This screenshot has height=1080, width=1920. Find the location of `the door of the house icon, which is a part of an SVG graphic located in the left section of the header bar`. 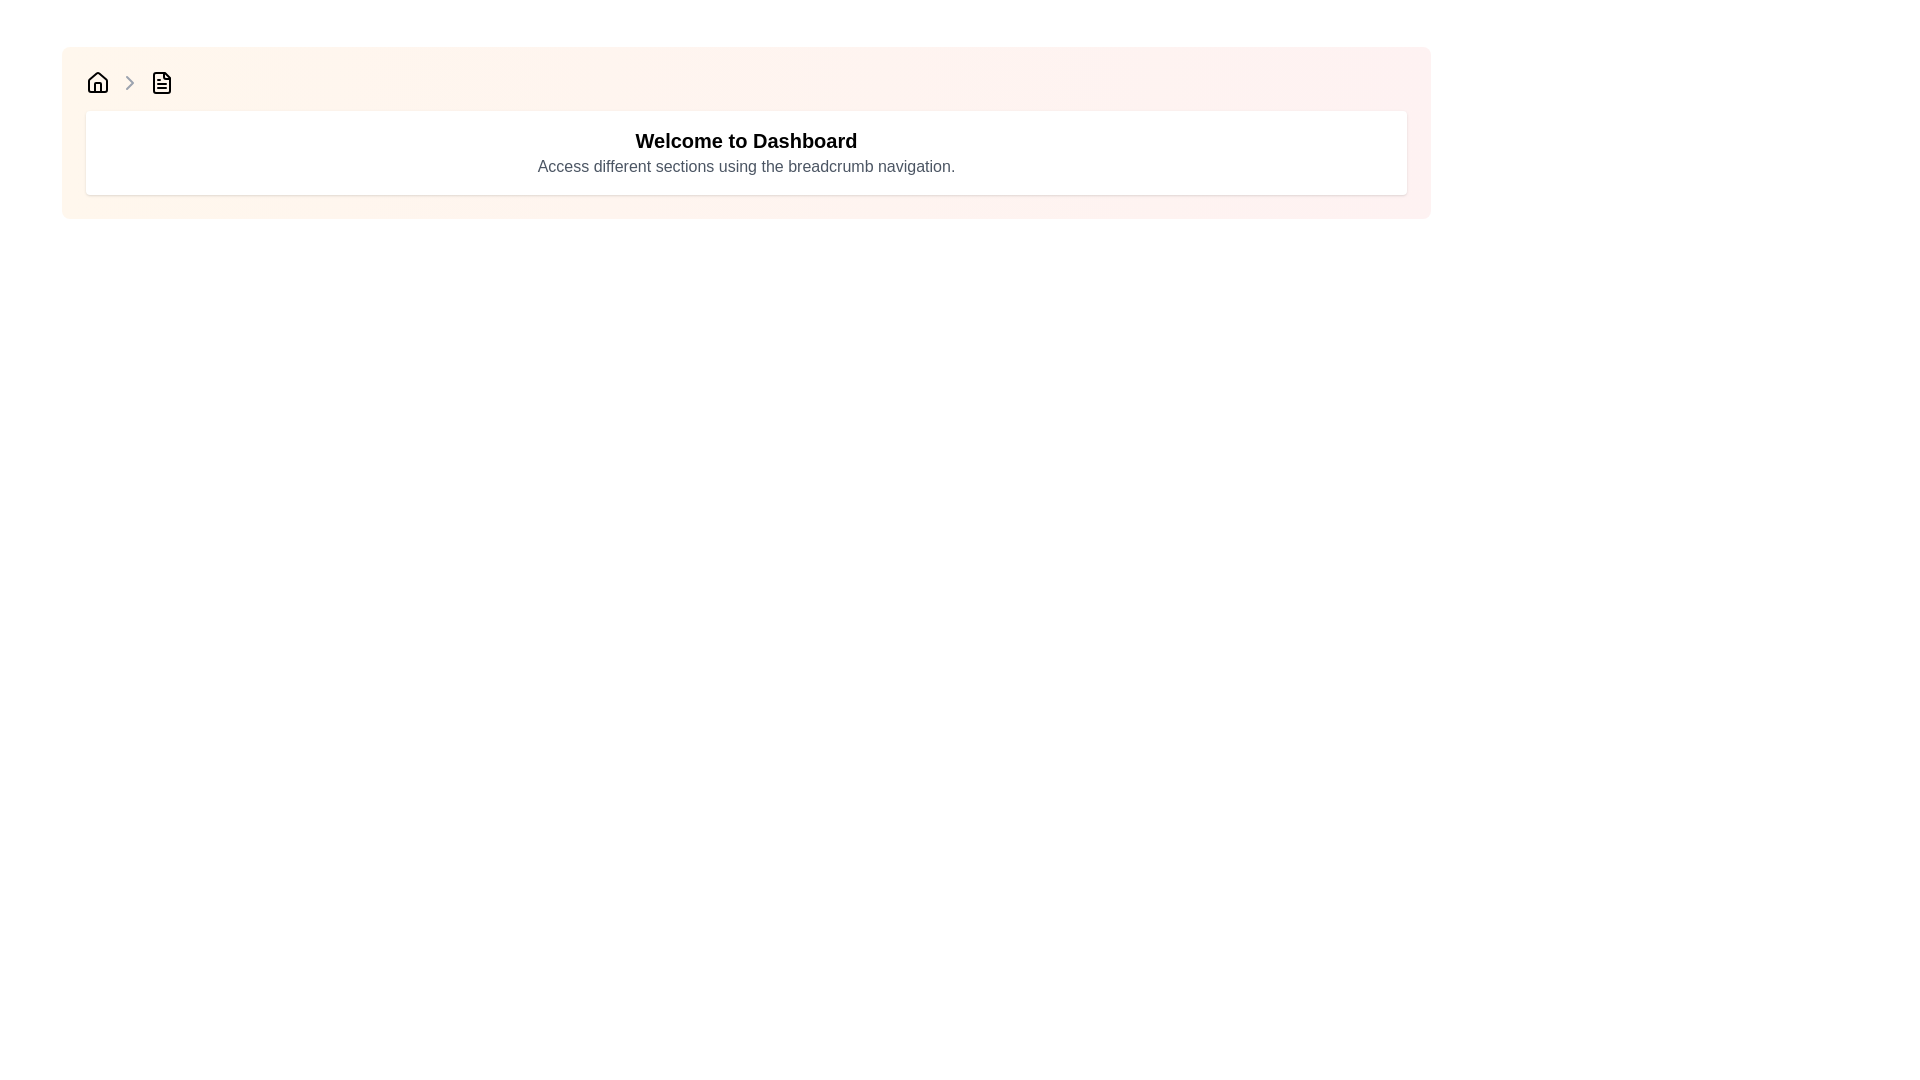

the door of the house icon, which is a part of an SVG graphic located in the left section of the header bar is located at coordinates (96, 86).